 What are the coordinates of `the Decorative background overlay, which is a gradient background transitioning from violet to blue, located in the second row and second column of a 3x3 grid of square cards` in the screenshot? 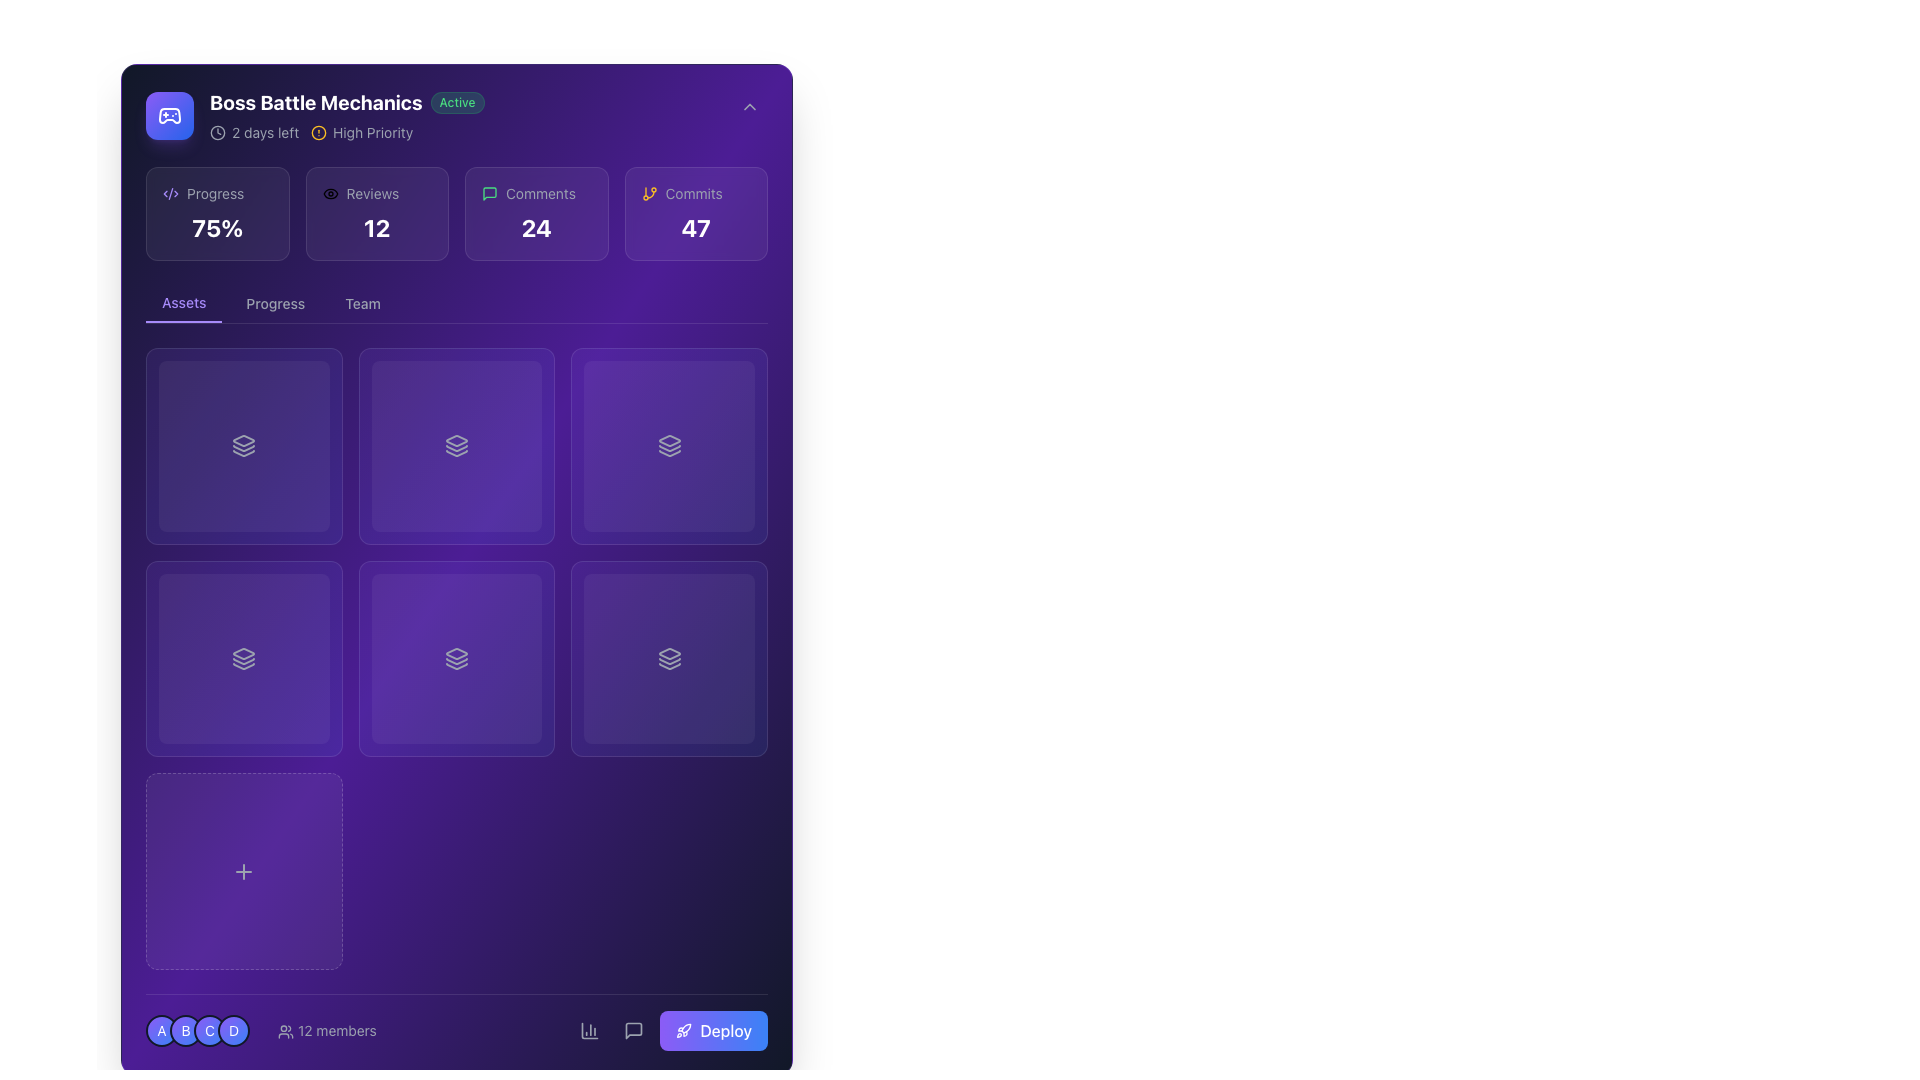 It's located at (455, 445).